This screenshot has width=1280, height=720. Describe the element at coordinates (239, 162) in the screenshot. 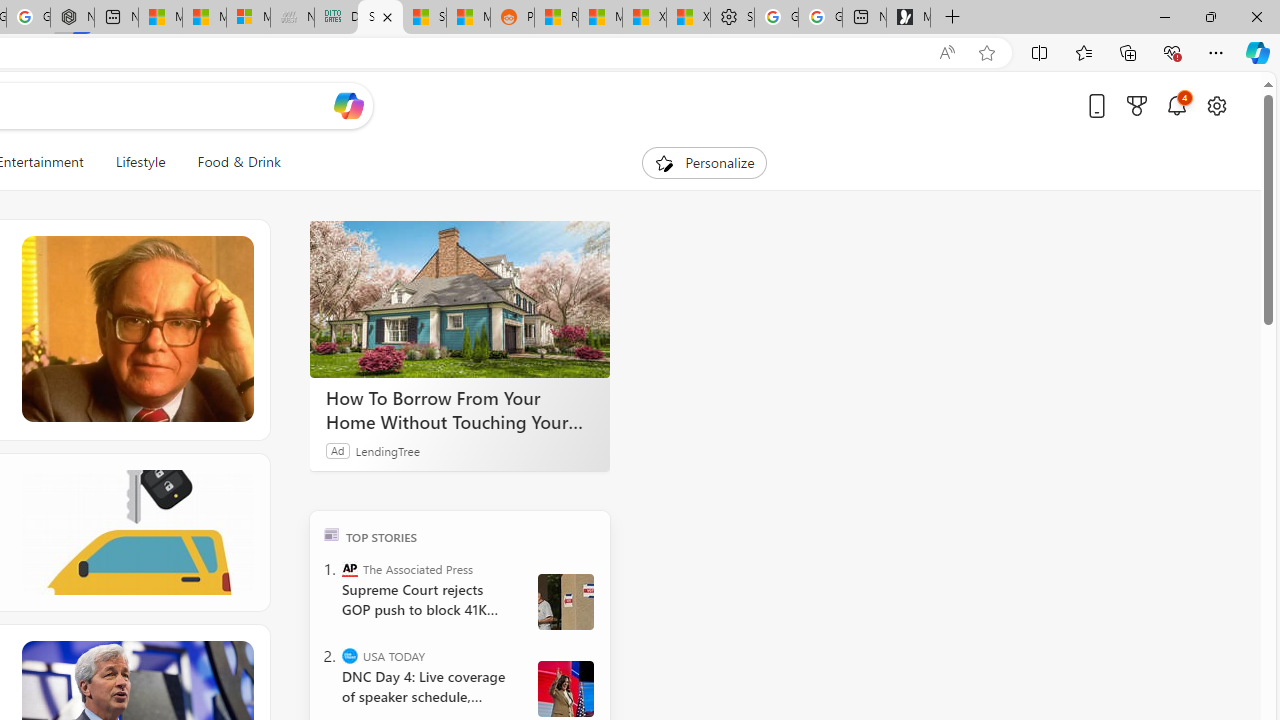

I see `'Food & Drink'` at that location.